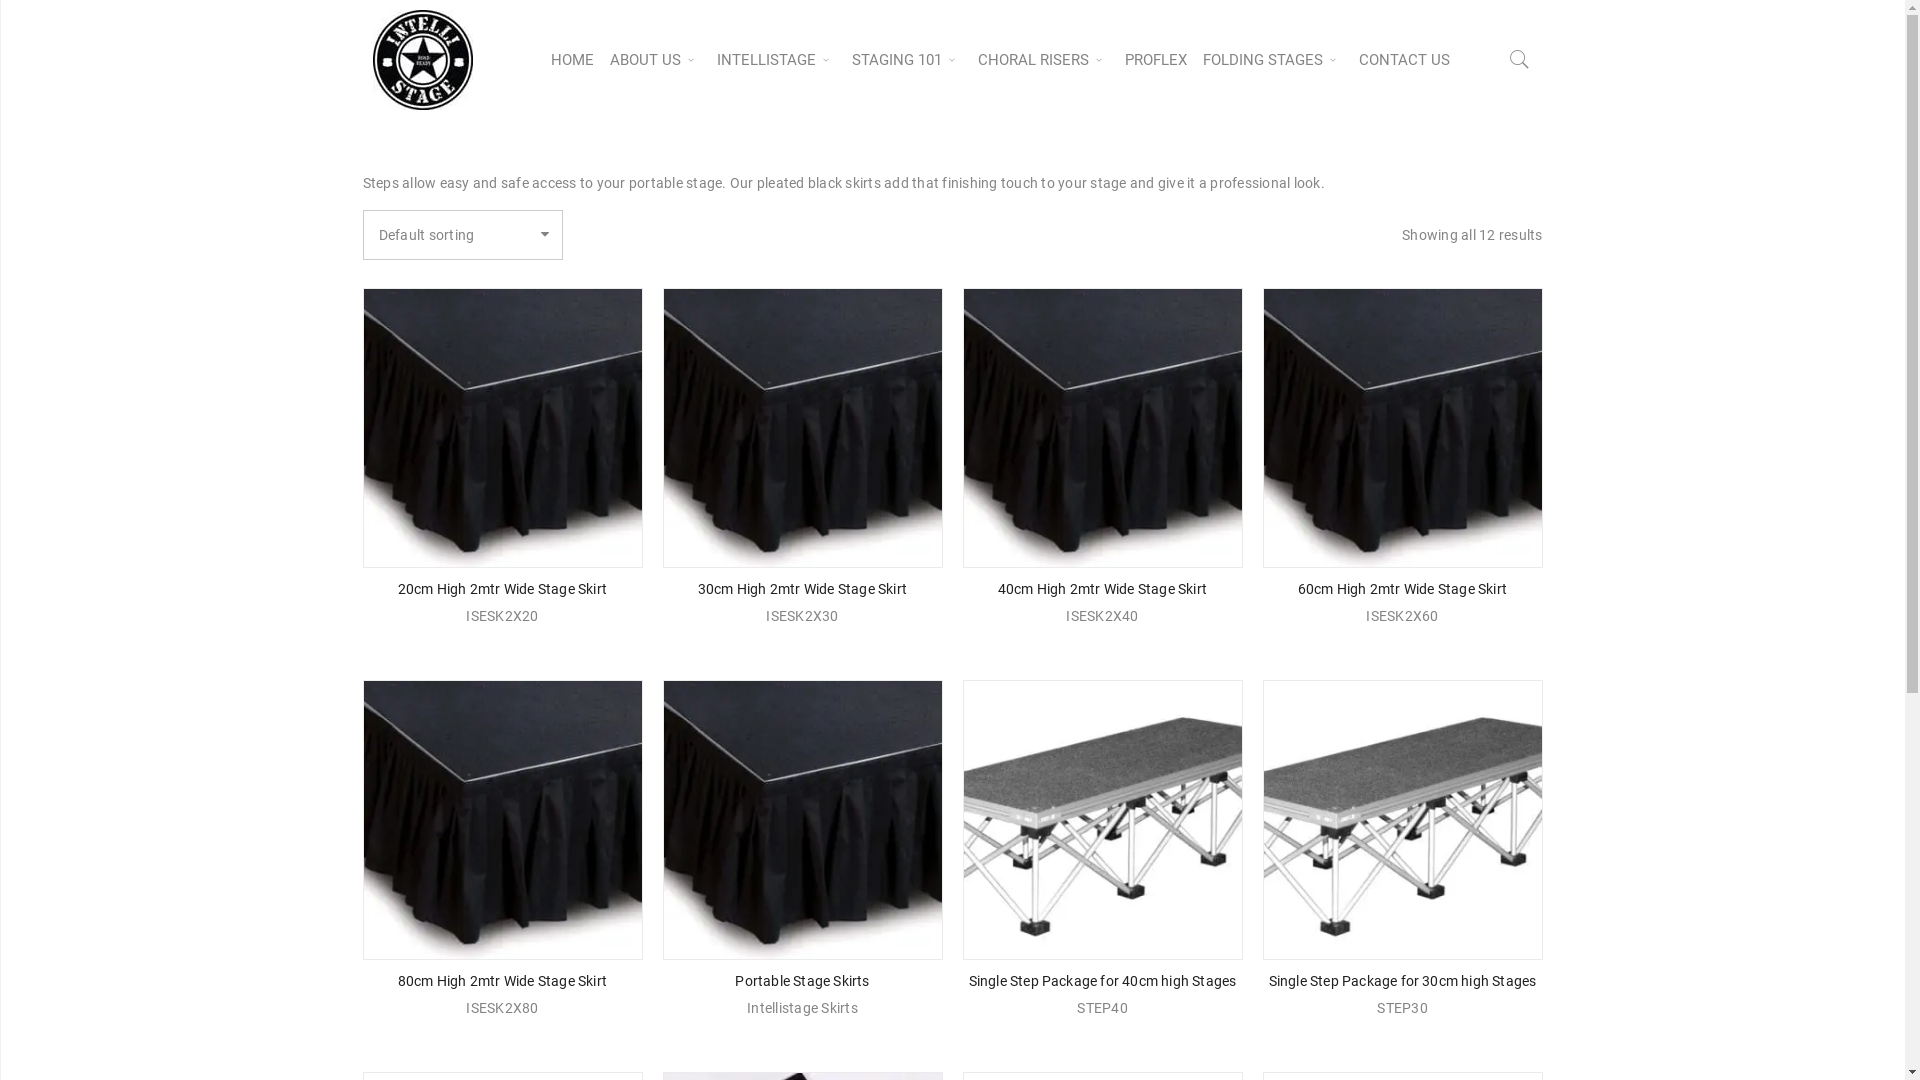 The height and width of the screenshot is (1080, 1920). Describe the element at coordinates (655, 59) in the screenshot. I see `'ABOUT US'` at that location.